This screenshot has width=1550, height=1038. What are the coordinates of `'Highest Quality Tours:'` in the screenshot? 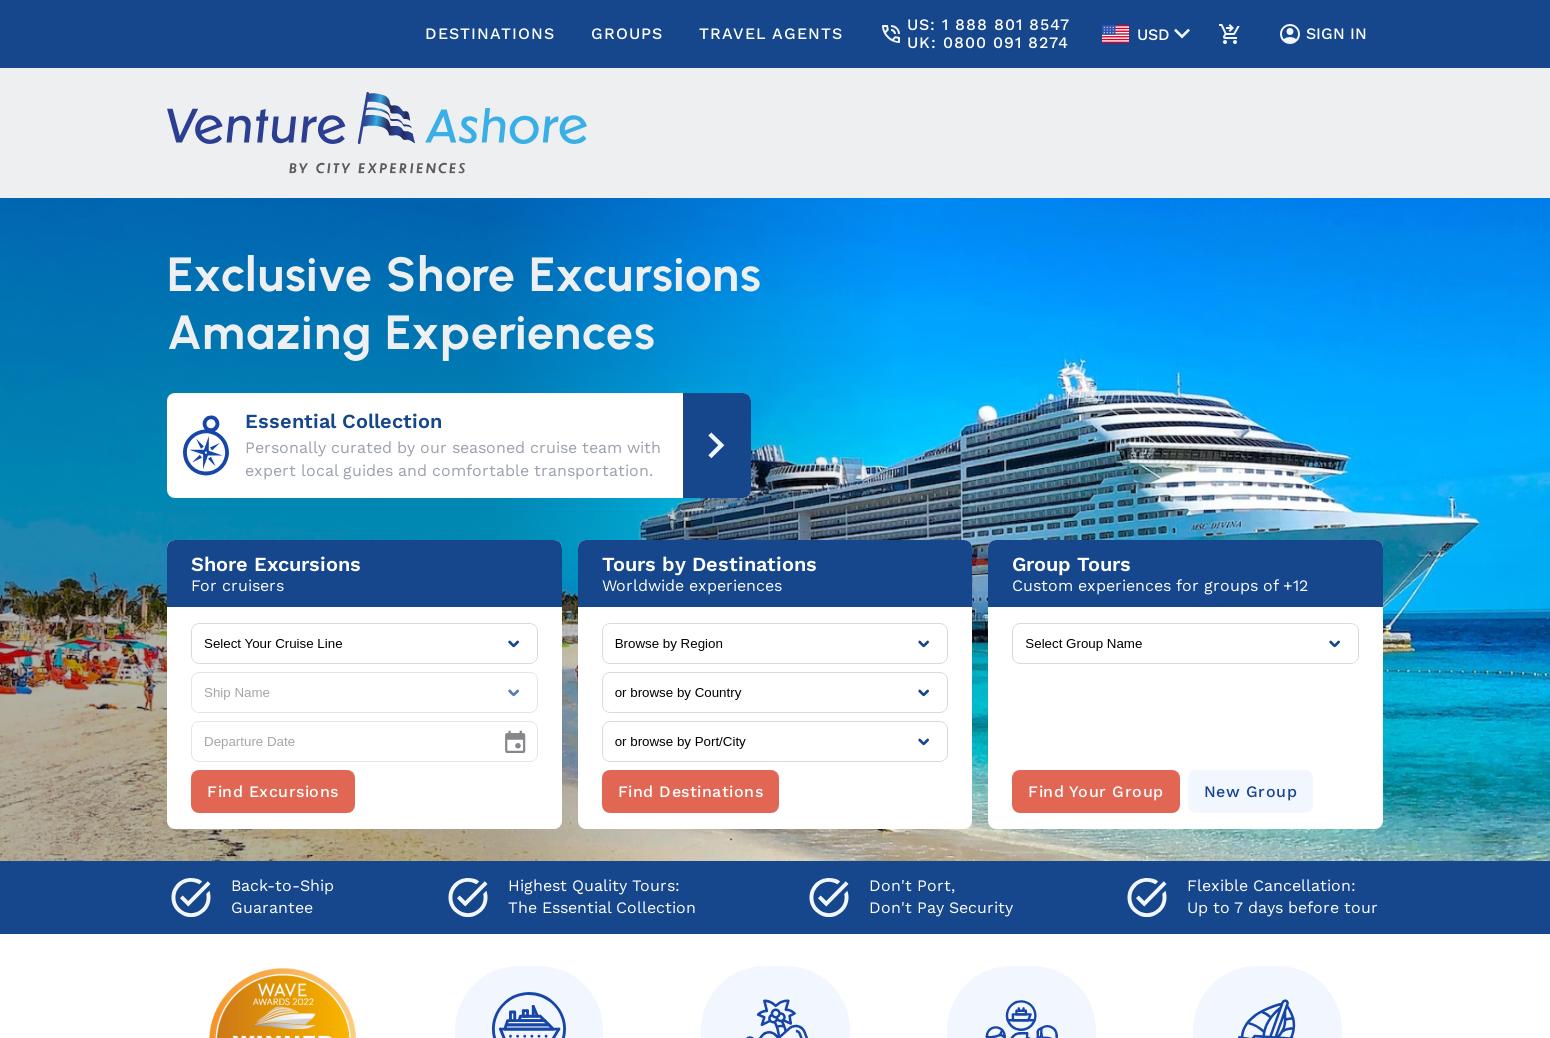 It's located at (592, 885).